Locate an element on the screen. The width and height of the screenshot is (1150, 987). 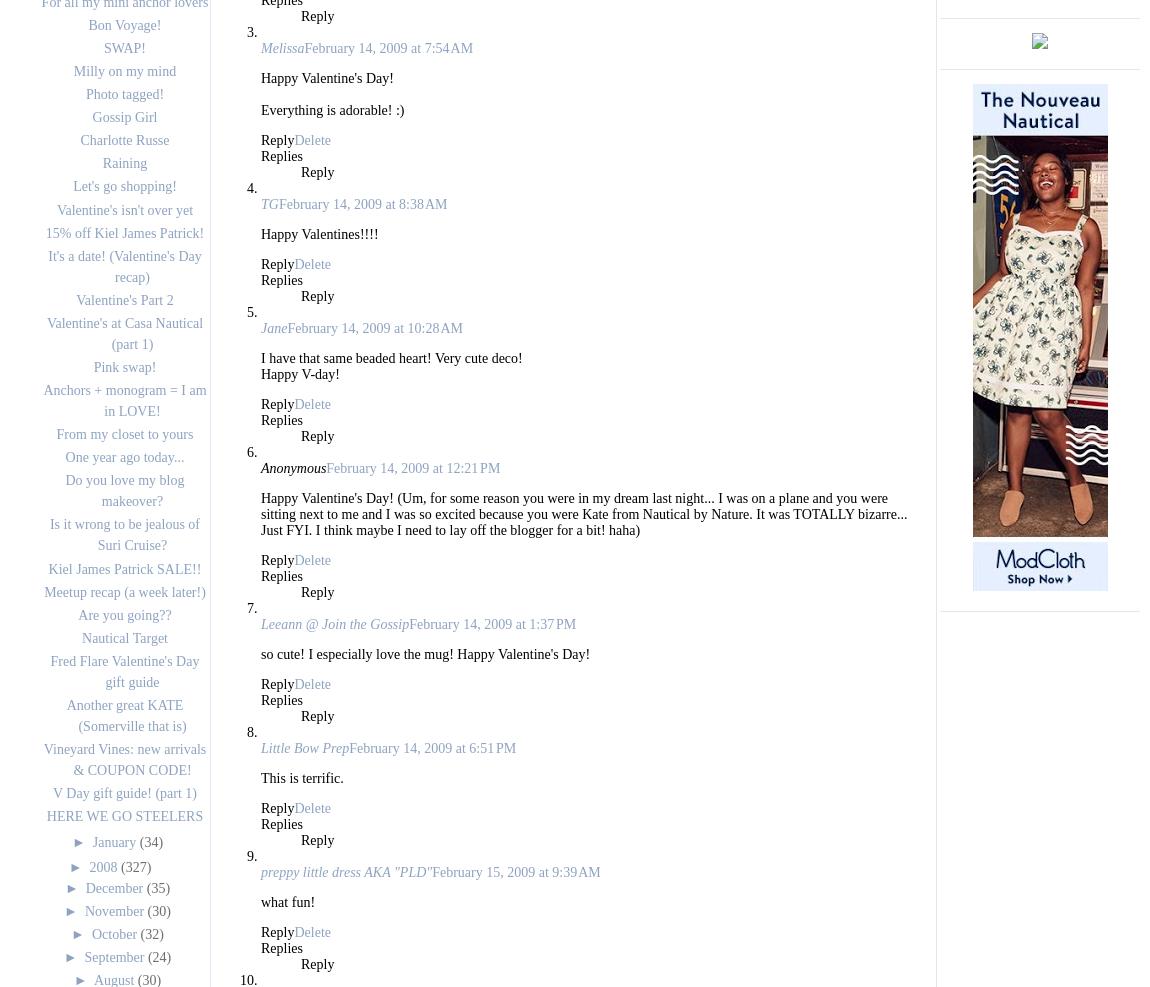
'what fun!' is located at coordinates (286, 901).